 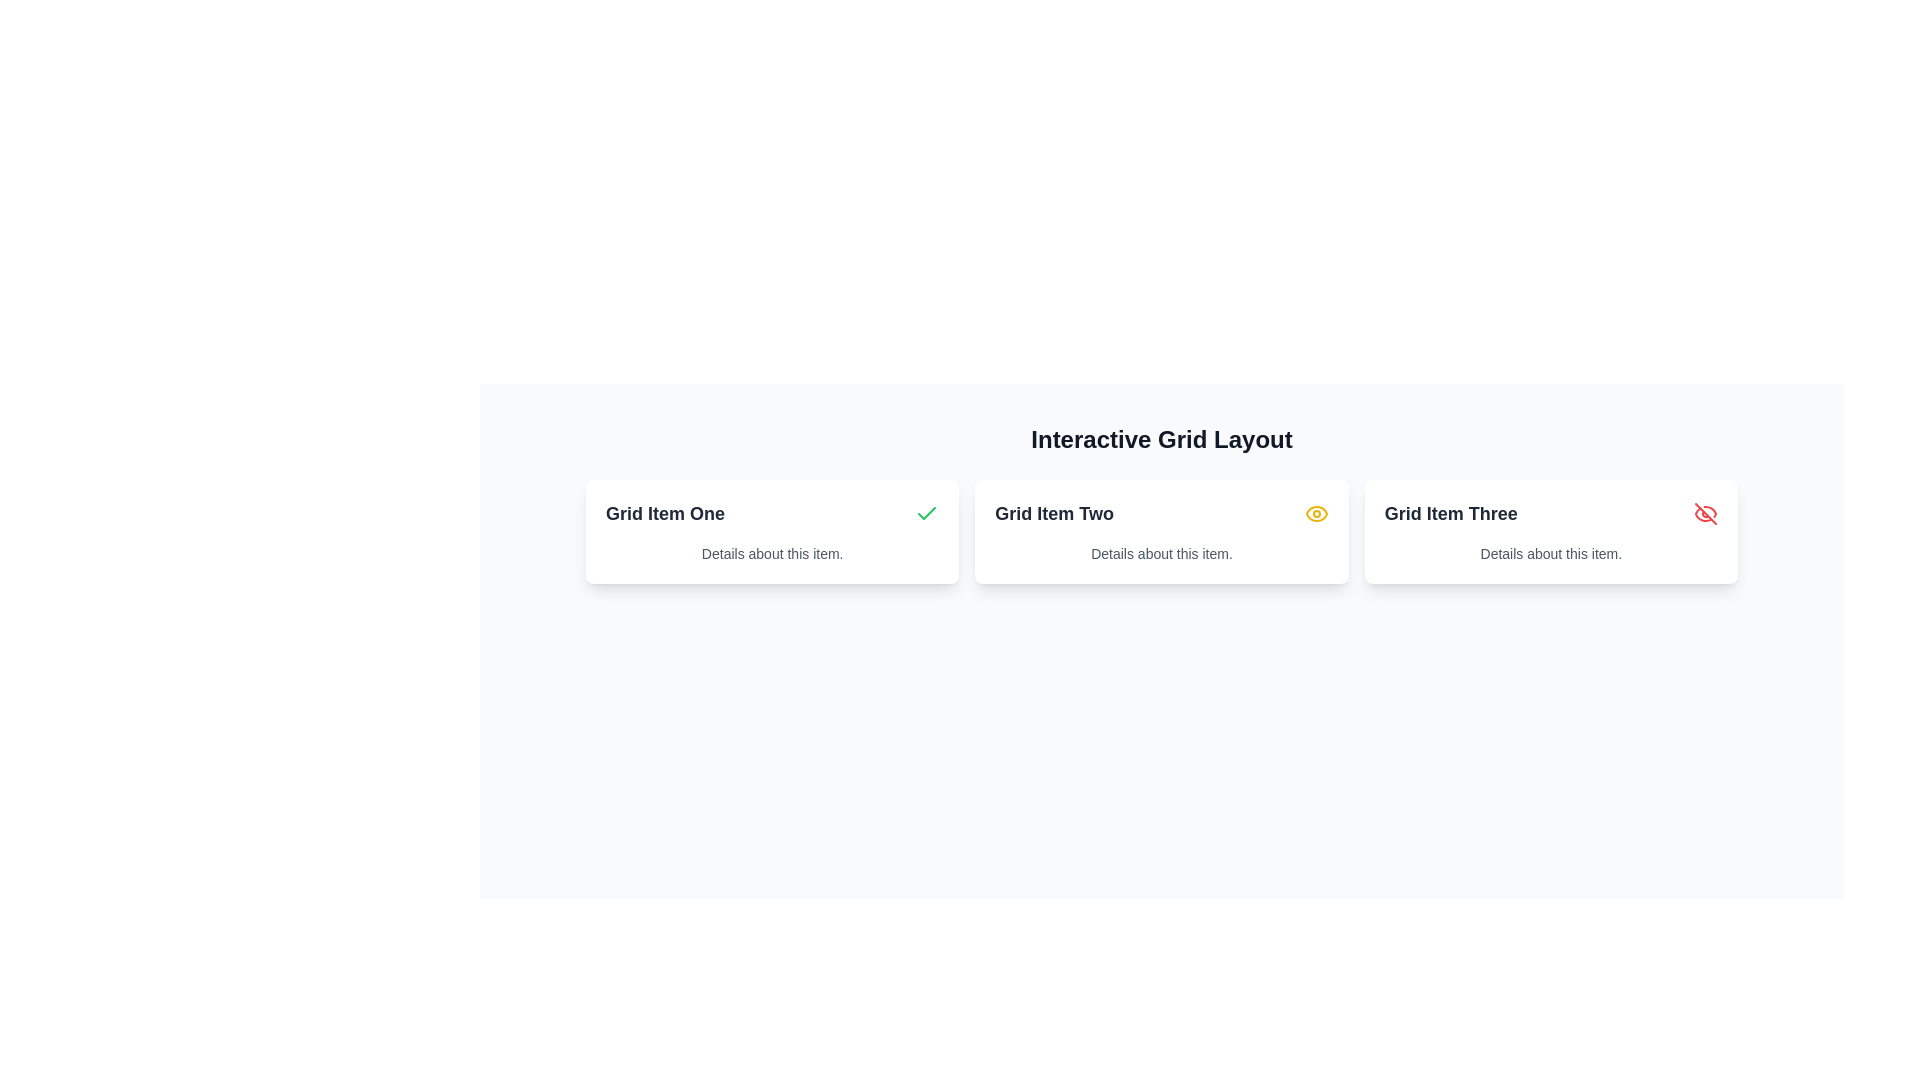 What do you see at coordinates (1316, 512) in the screenshot?
I see `the yellow eye icon located at the right side of 'Grid Item Two'` at bounding box center [1316, 512].